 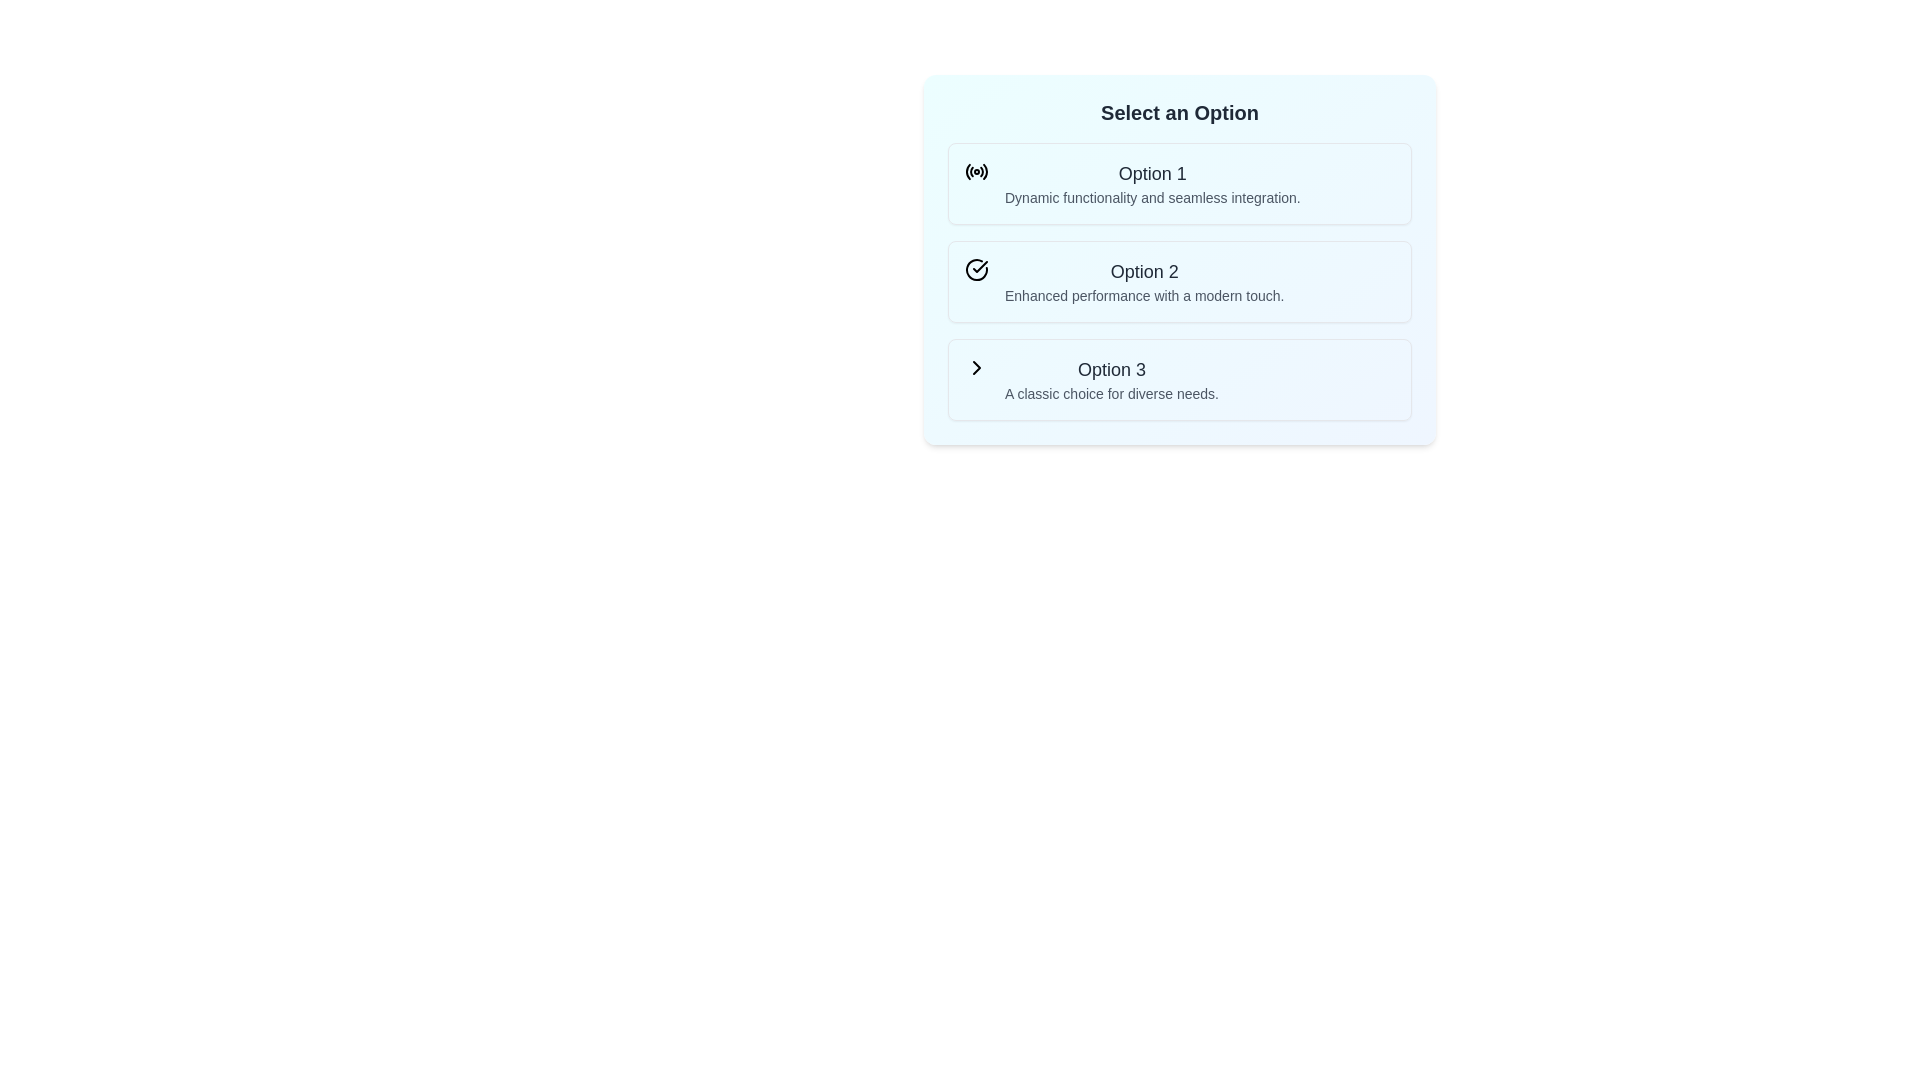 What do you see at coordinates (1152, 172) in the screenshot?
I see `the static text label that serves as the title of the first option in the list, located under the heading 'Select an Option'` at bounding box center [1152, 172].